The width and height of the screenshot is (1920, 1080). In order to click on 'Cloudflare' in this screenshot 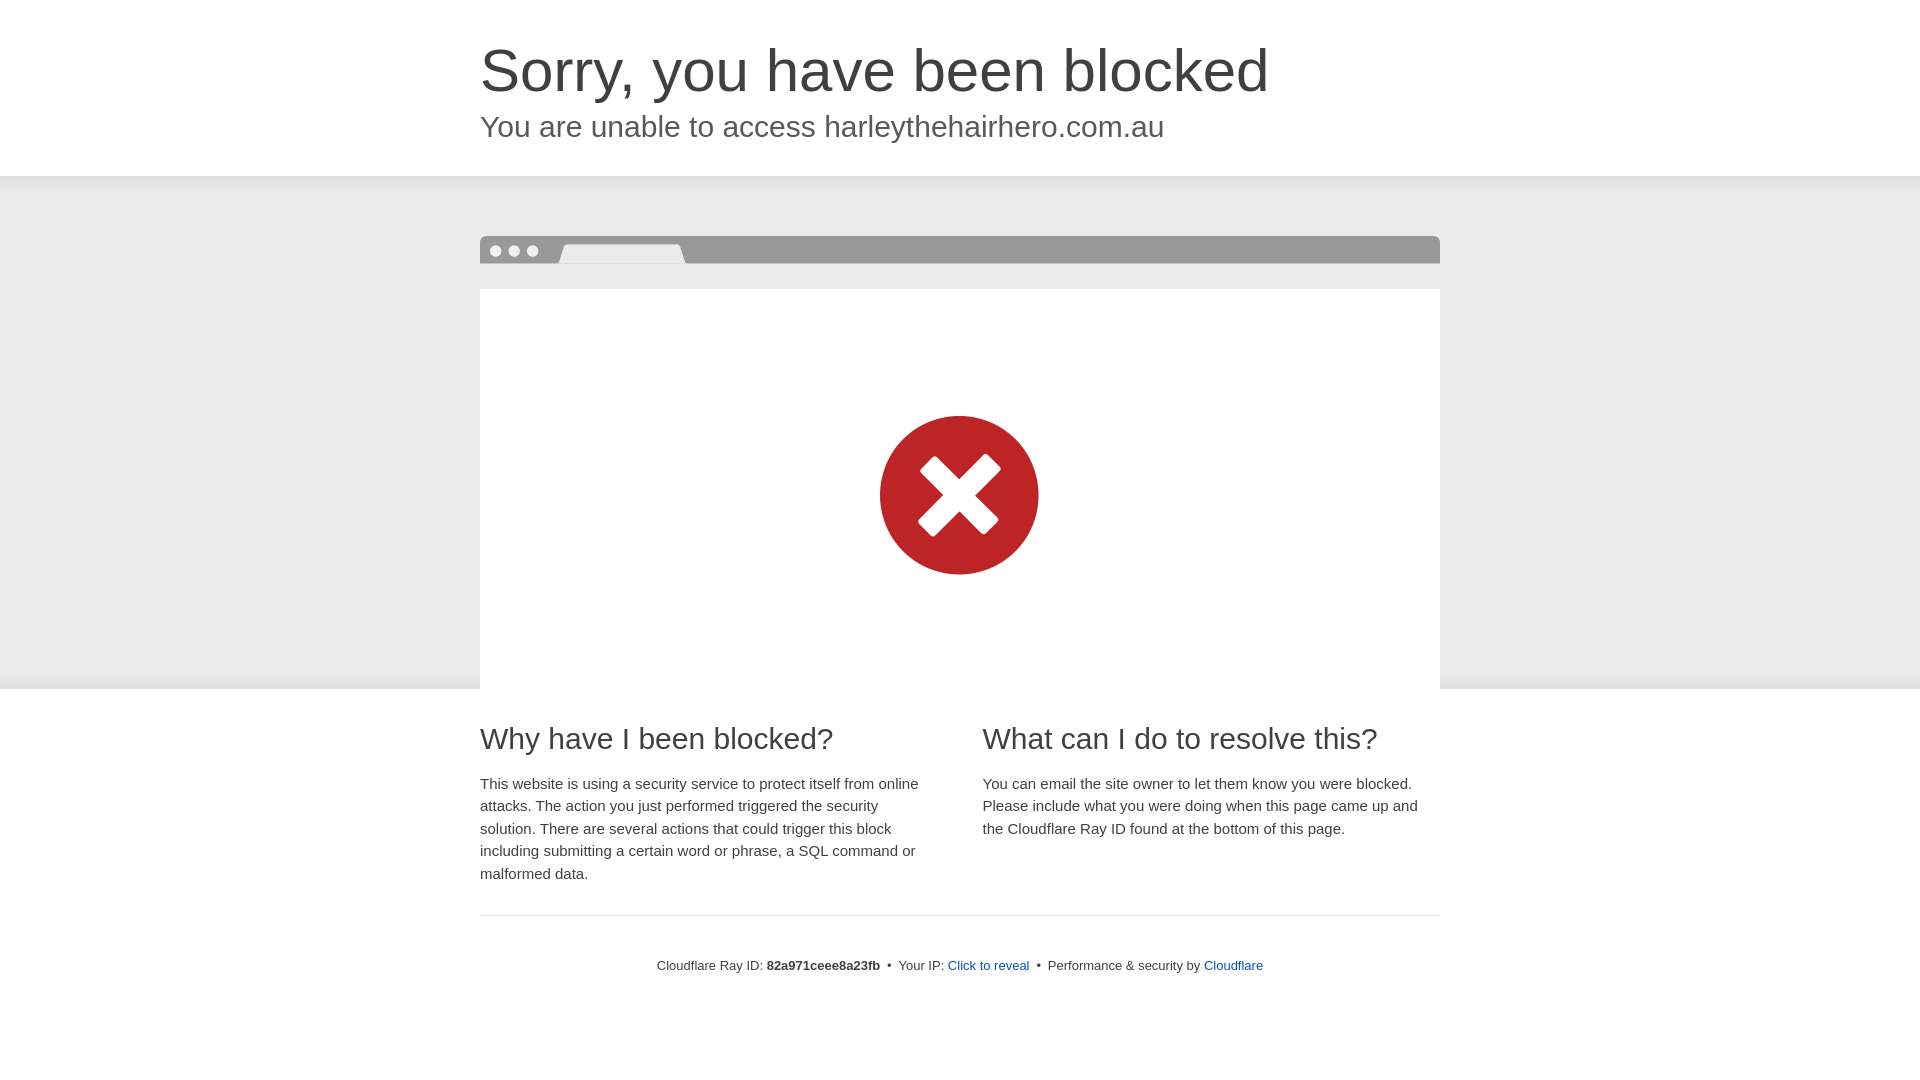, I will do `click(1232, 964)`.